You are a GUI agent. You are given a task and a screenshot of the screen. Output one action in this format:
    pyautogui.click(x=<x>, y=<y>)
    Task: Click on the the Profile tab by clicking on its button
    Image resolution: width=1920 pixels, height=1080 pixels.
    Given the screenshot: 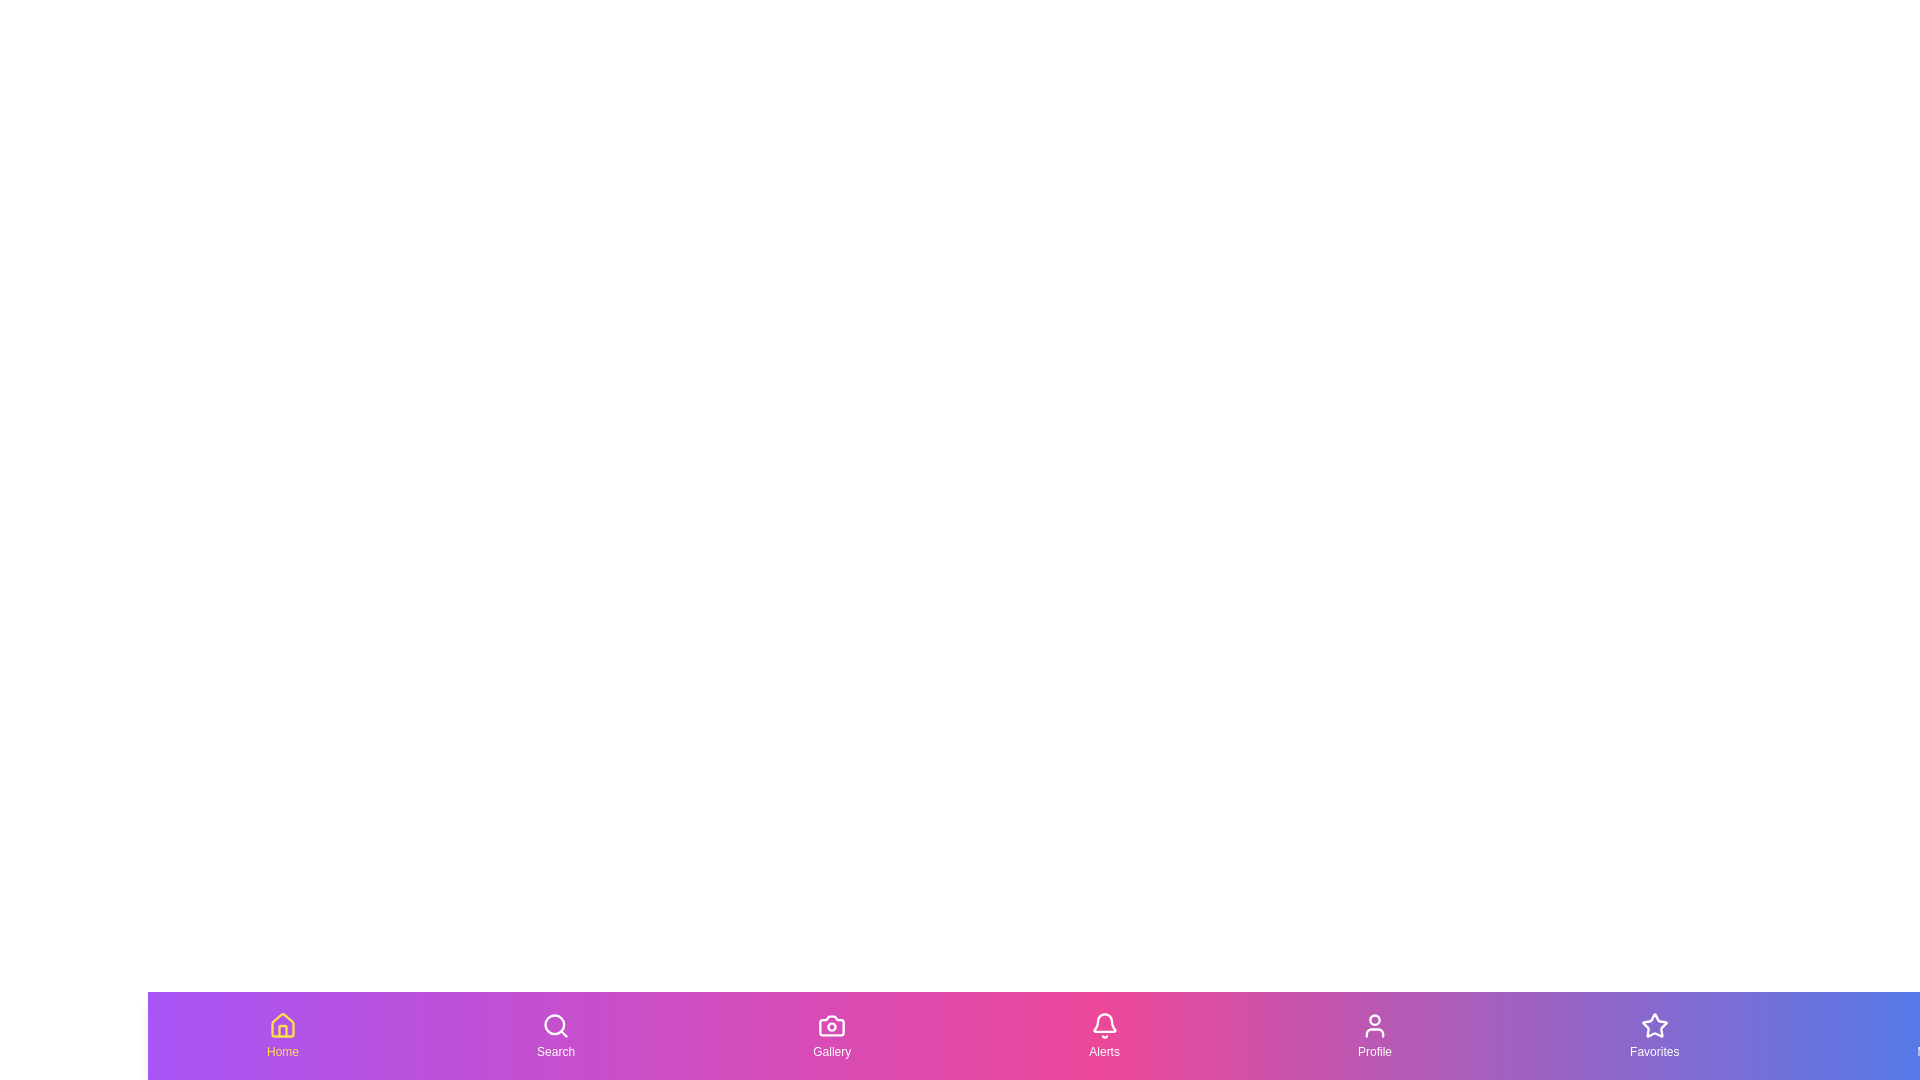 What is the action you would take?
    pyautogui.click(x=1373, y=1035)
    